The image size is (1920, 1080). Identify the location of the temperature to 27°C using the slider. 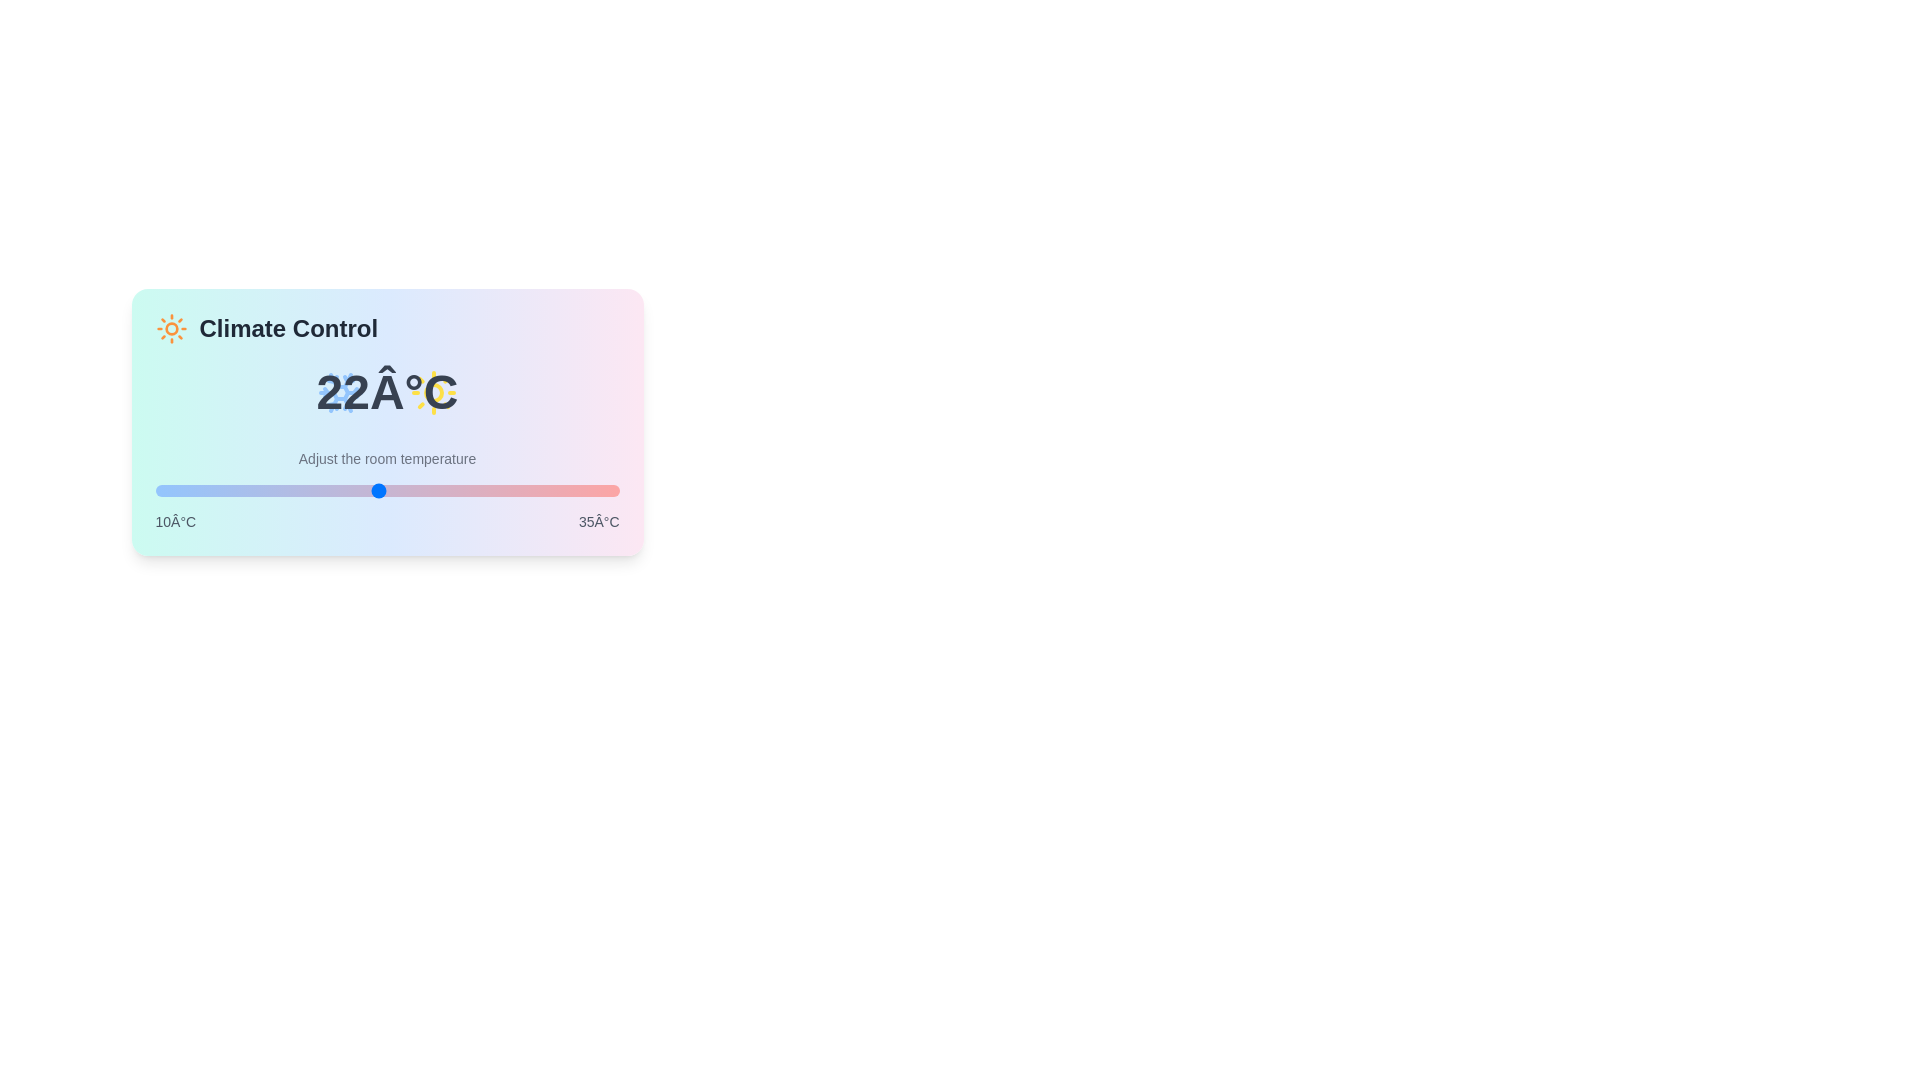
(469, 490).